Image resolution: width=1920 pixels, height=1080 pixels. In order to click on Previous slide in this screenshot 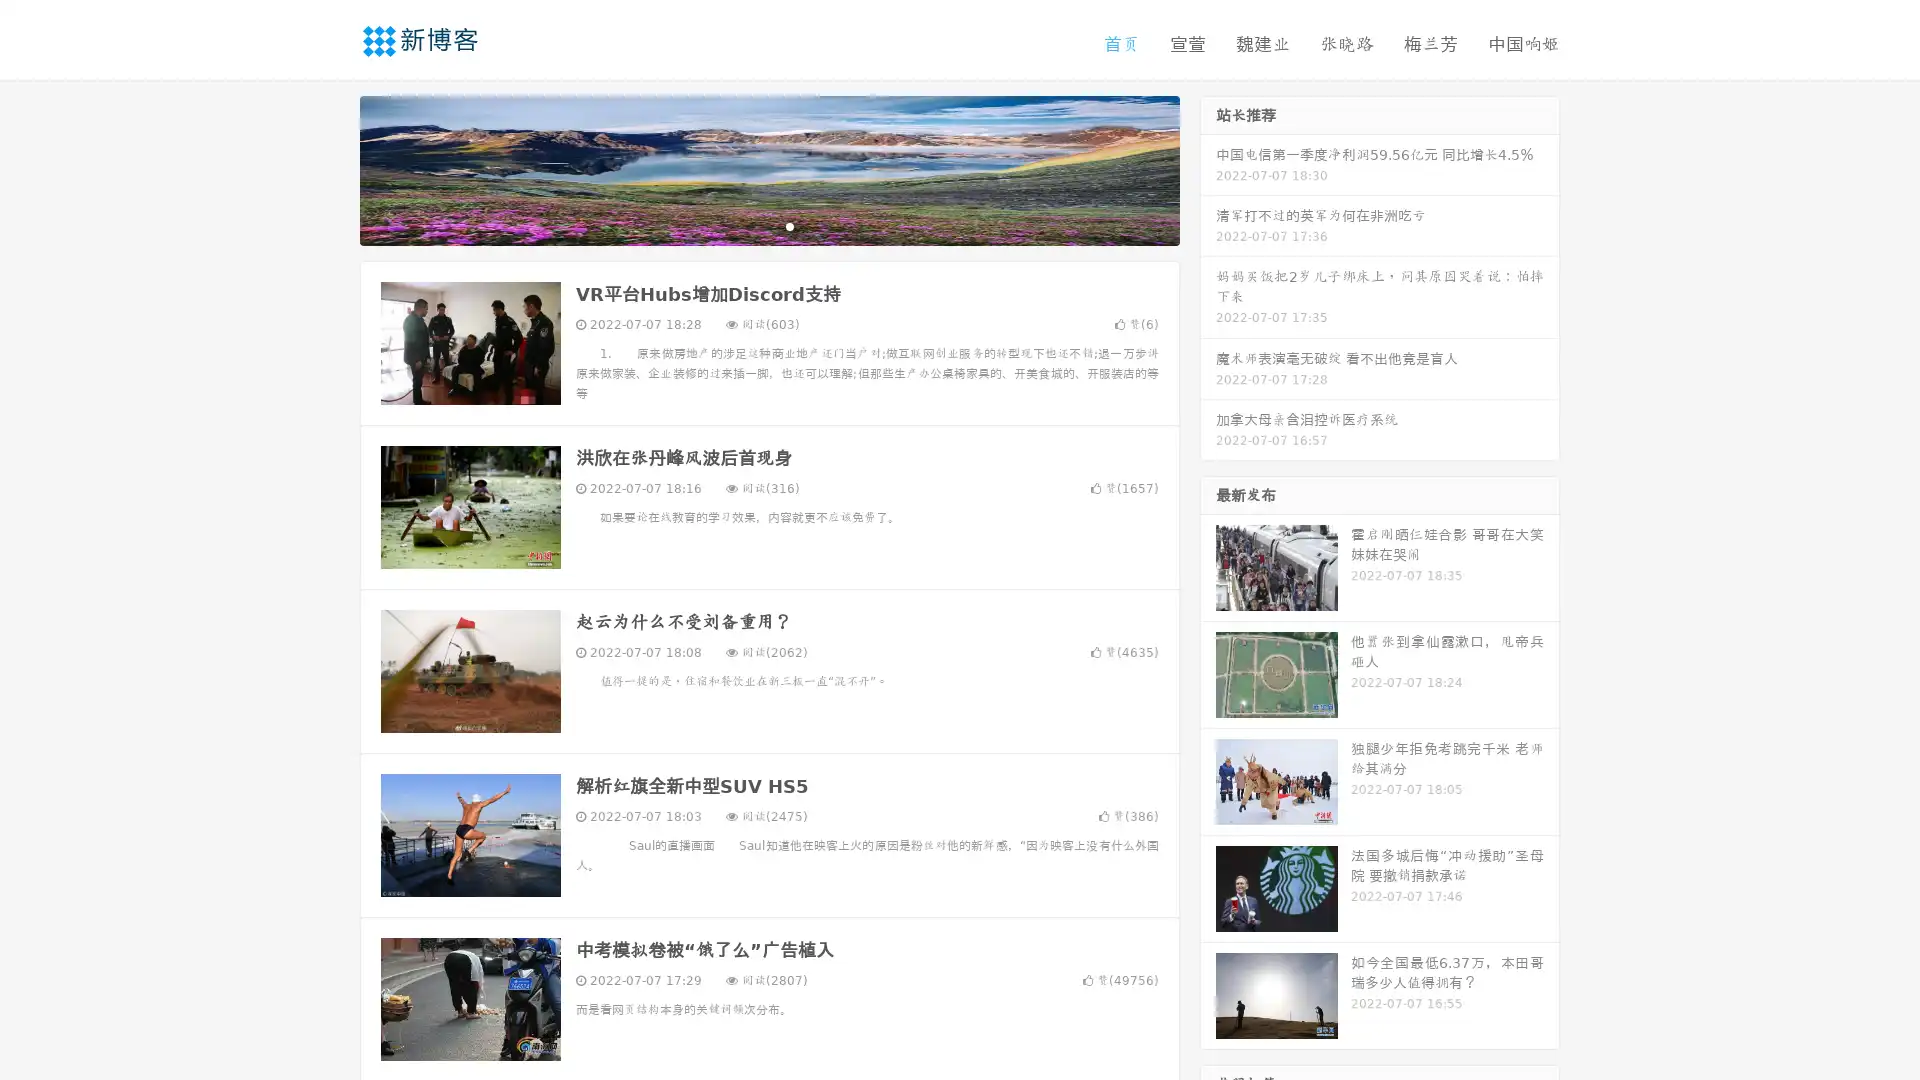, I will do `click(330, 168)`.